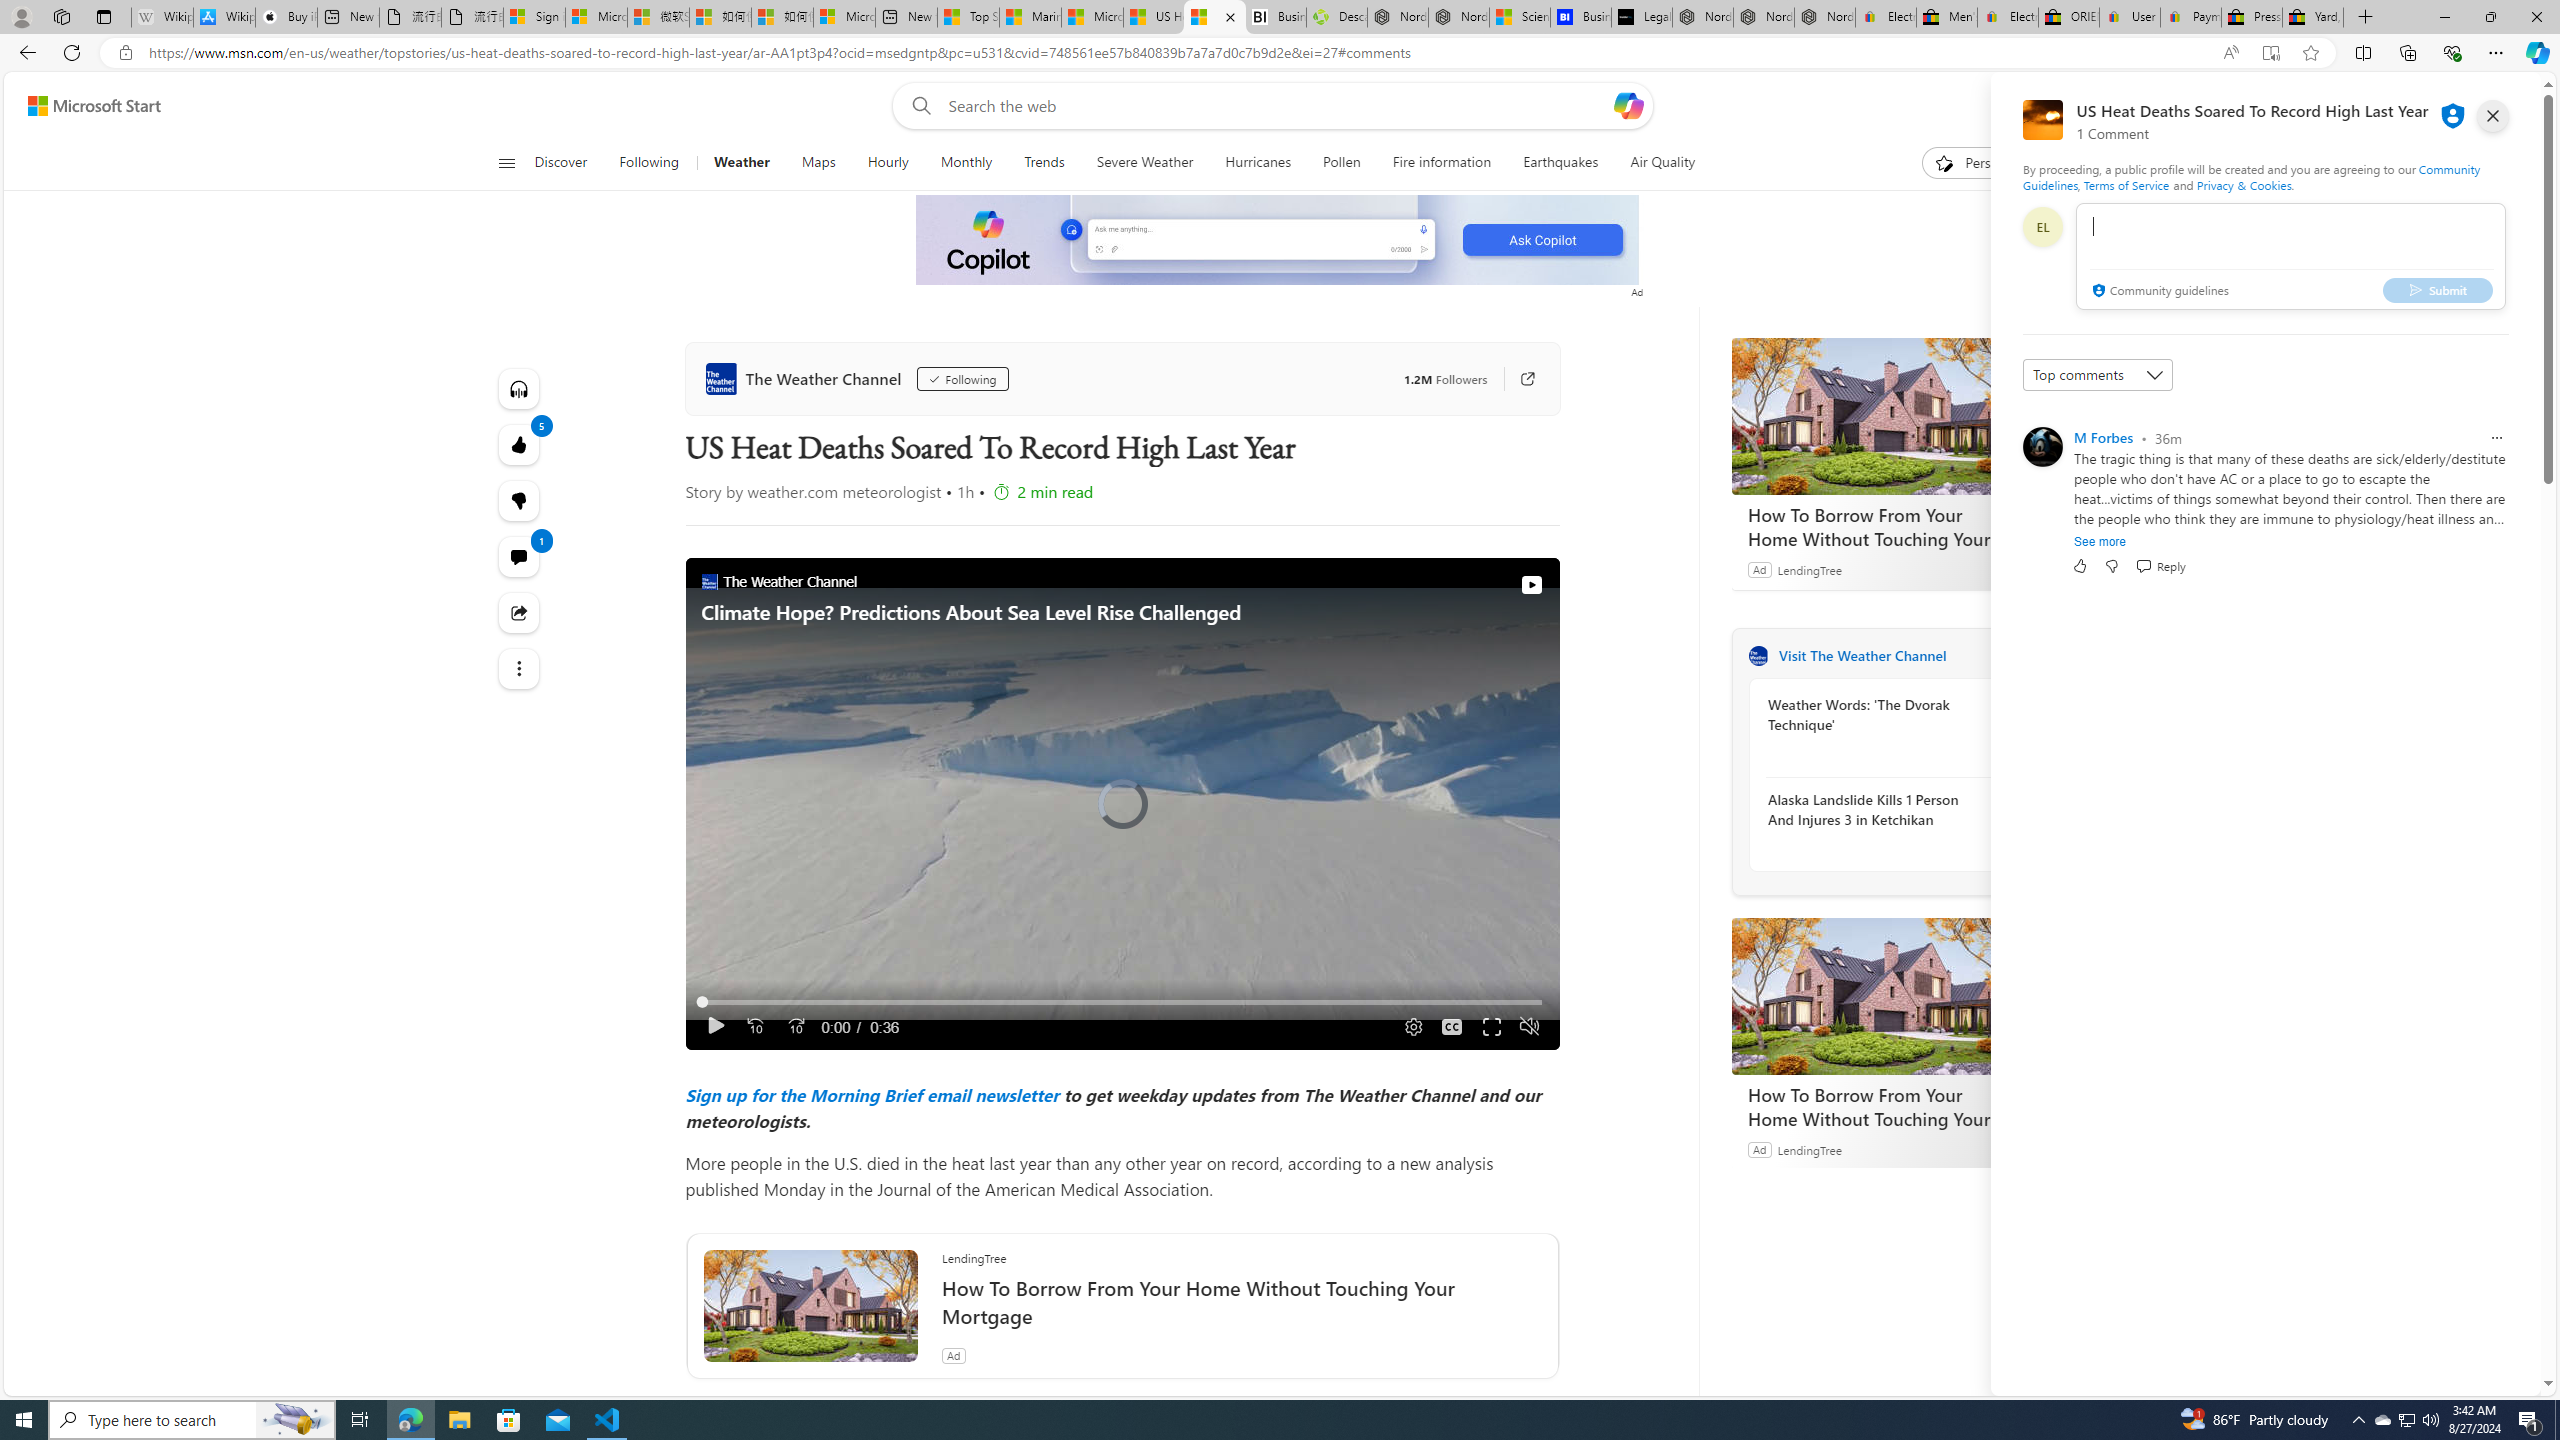  What do you see at coordinates (2190, 53) in the screenshot?
I see `'Read aloud this page (Ctrl+Shift+U)'` at bounding box center [2190, 53].